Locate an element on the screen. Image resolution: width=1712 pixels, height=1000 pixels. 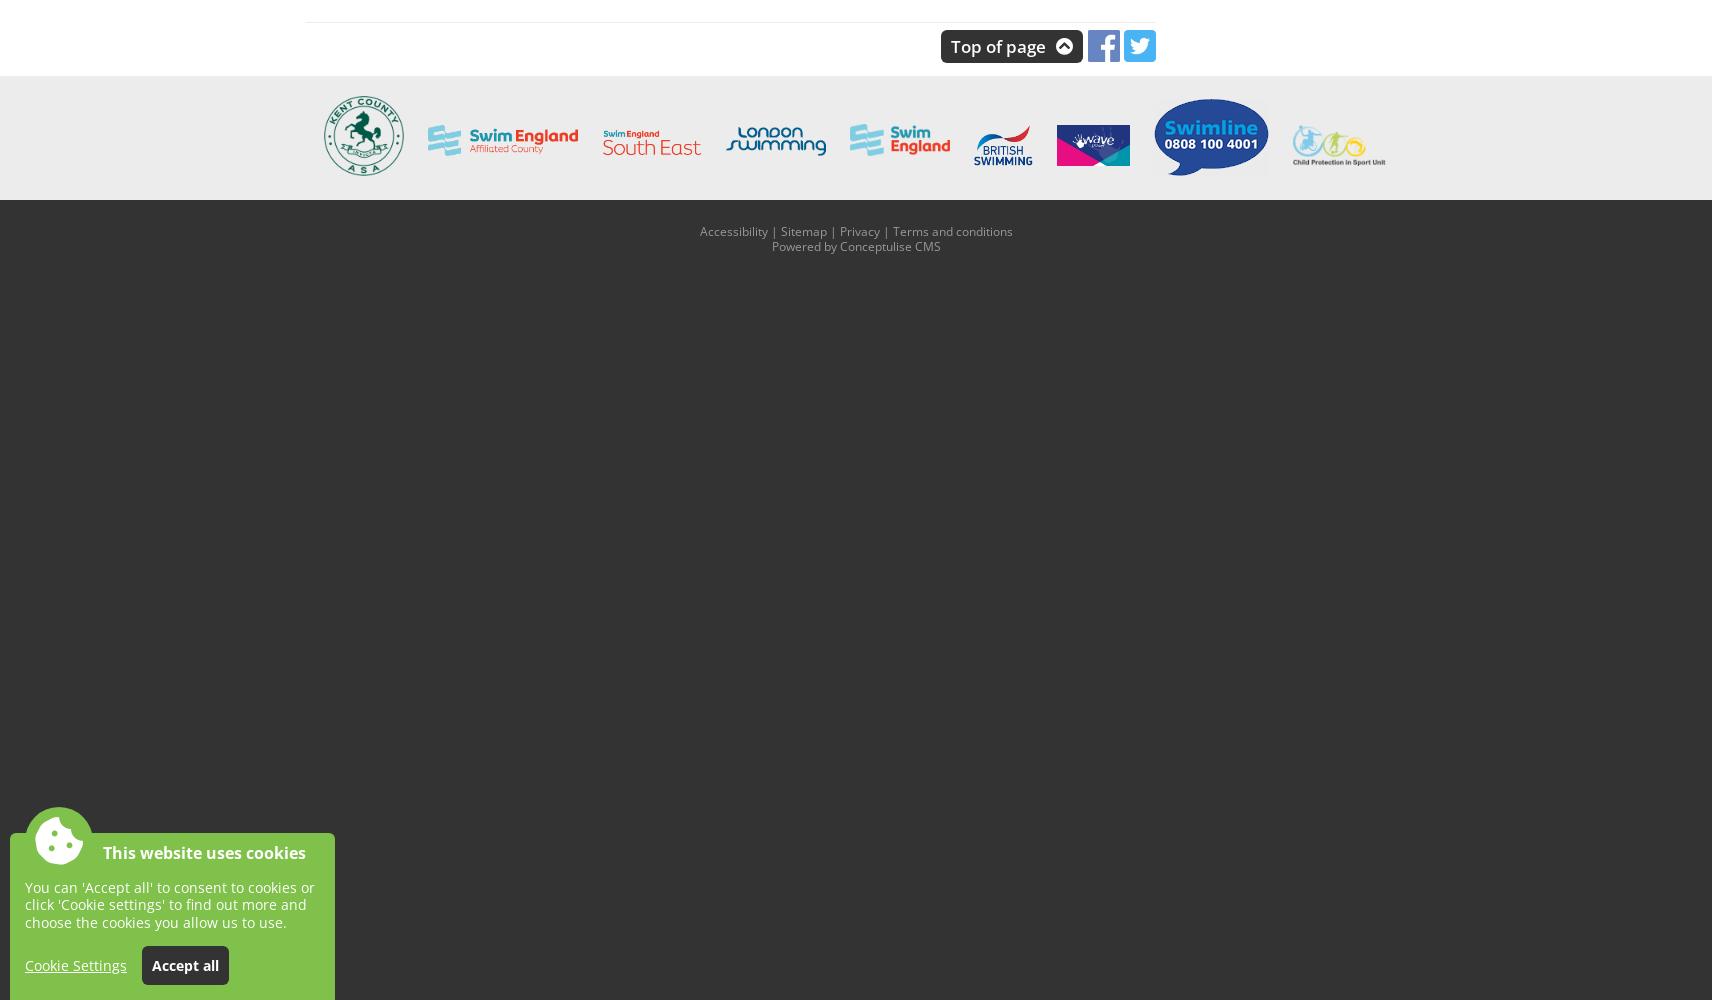
'You can 'Accept all' to consent to cookies or click 'Cookie settings' to find out more and choose the cookies you allow us to use.' is located at coordinates (169, 904).